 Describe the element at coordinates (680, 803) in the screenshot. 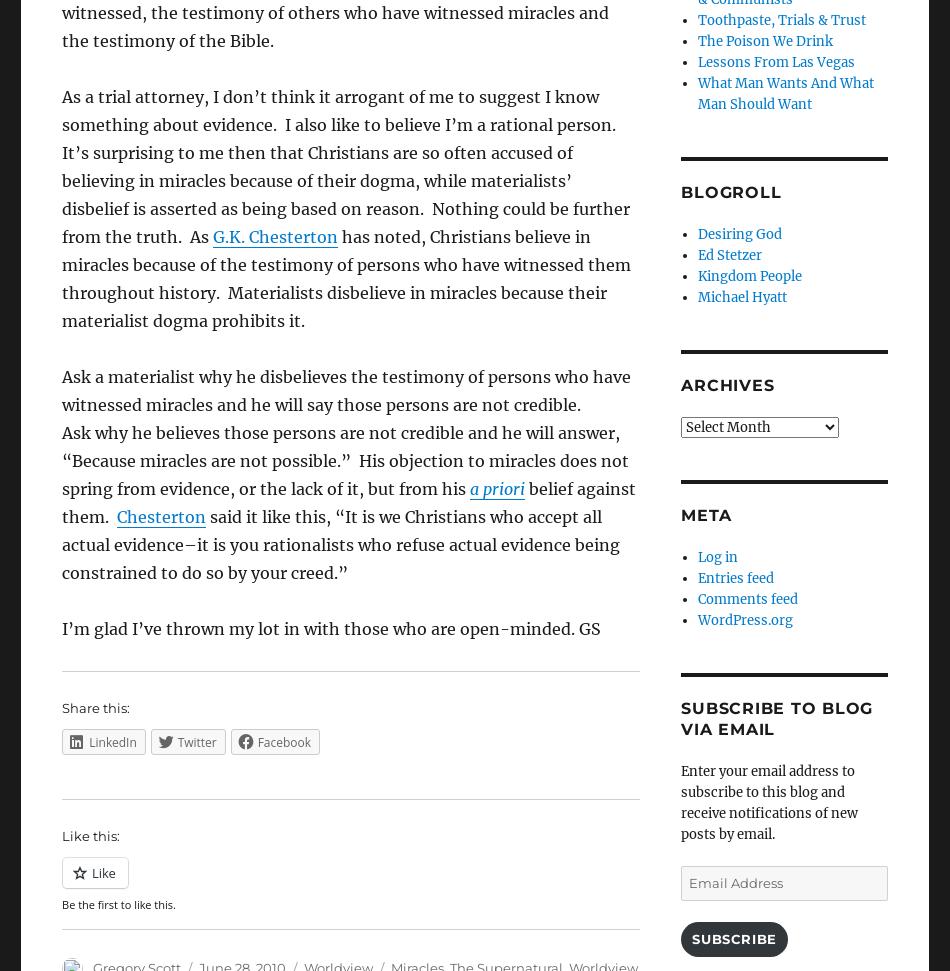

I see `'Enter your email address to subscribe to this blog and receive notifications of new posts by email.'` at that location.